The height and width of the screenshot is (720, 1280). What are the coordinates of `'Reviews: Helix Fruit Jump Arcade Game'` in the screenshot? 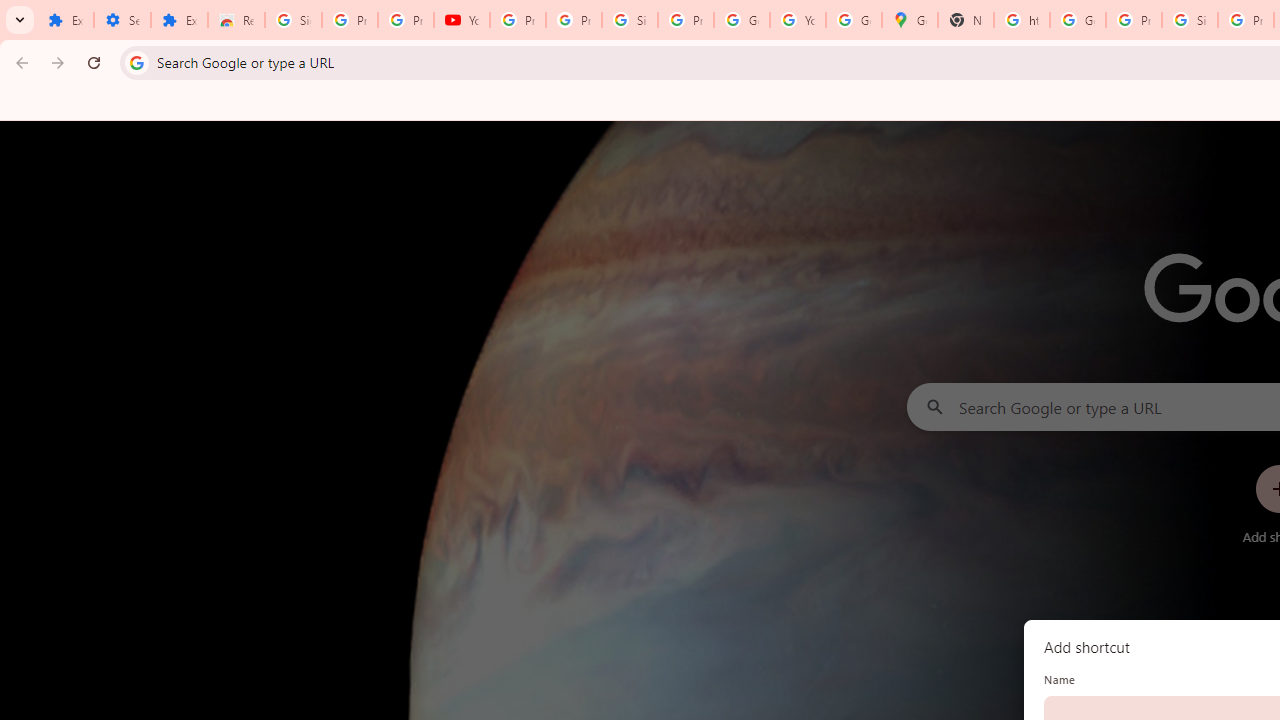 It's located at (236, 20).